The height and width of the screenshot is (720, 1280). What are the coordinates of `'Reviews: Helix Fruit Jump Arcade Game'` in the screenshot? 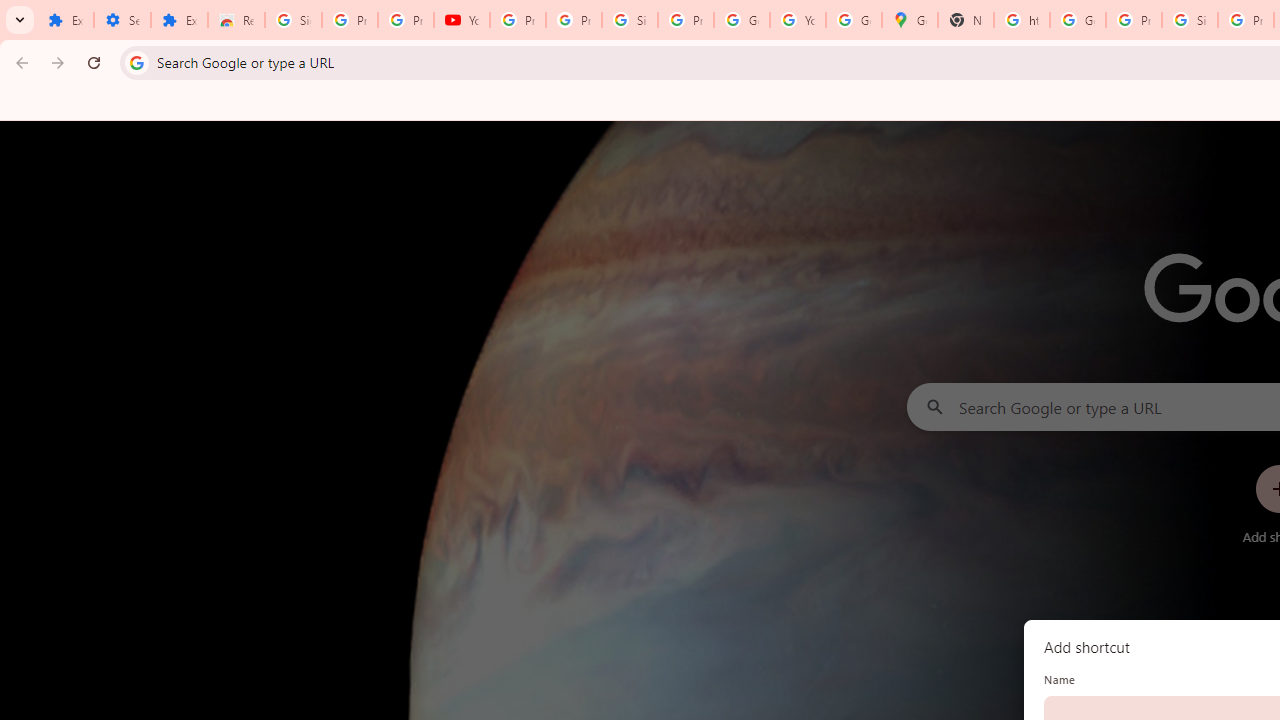 It's located at (236, 20).